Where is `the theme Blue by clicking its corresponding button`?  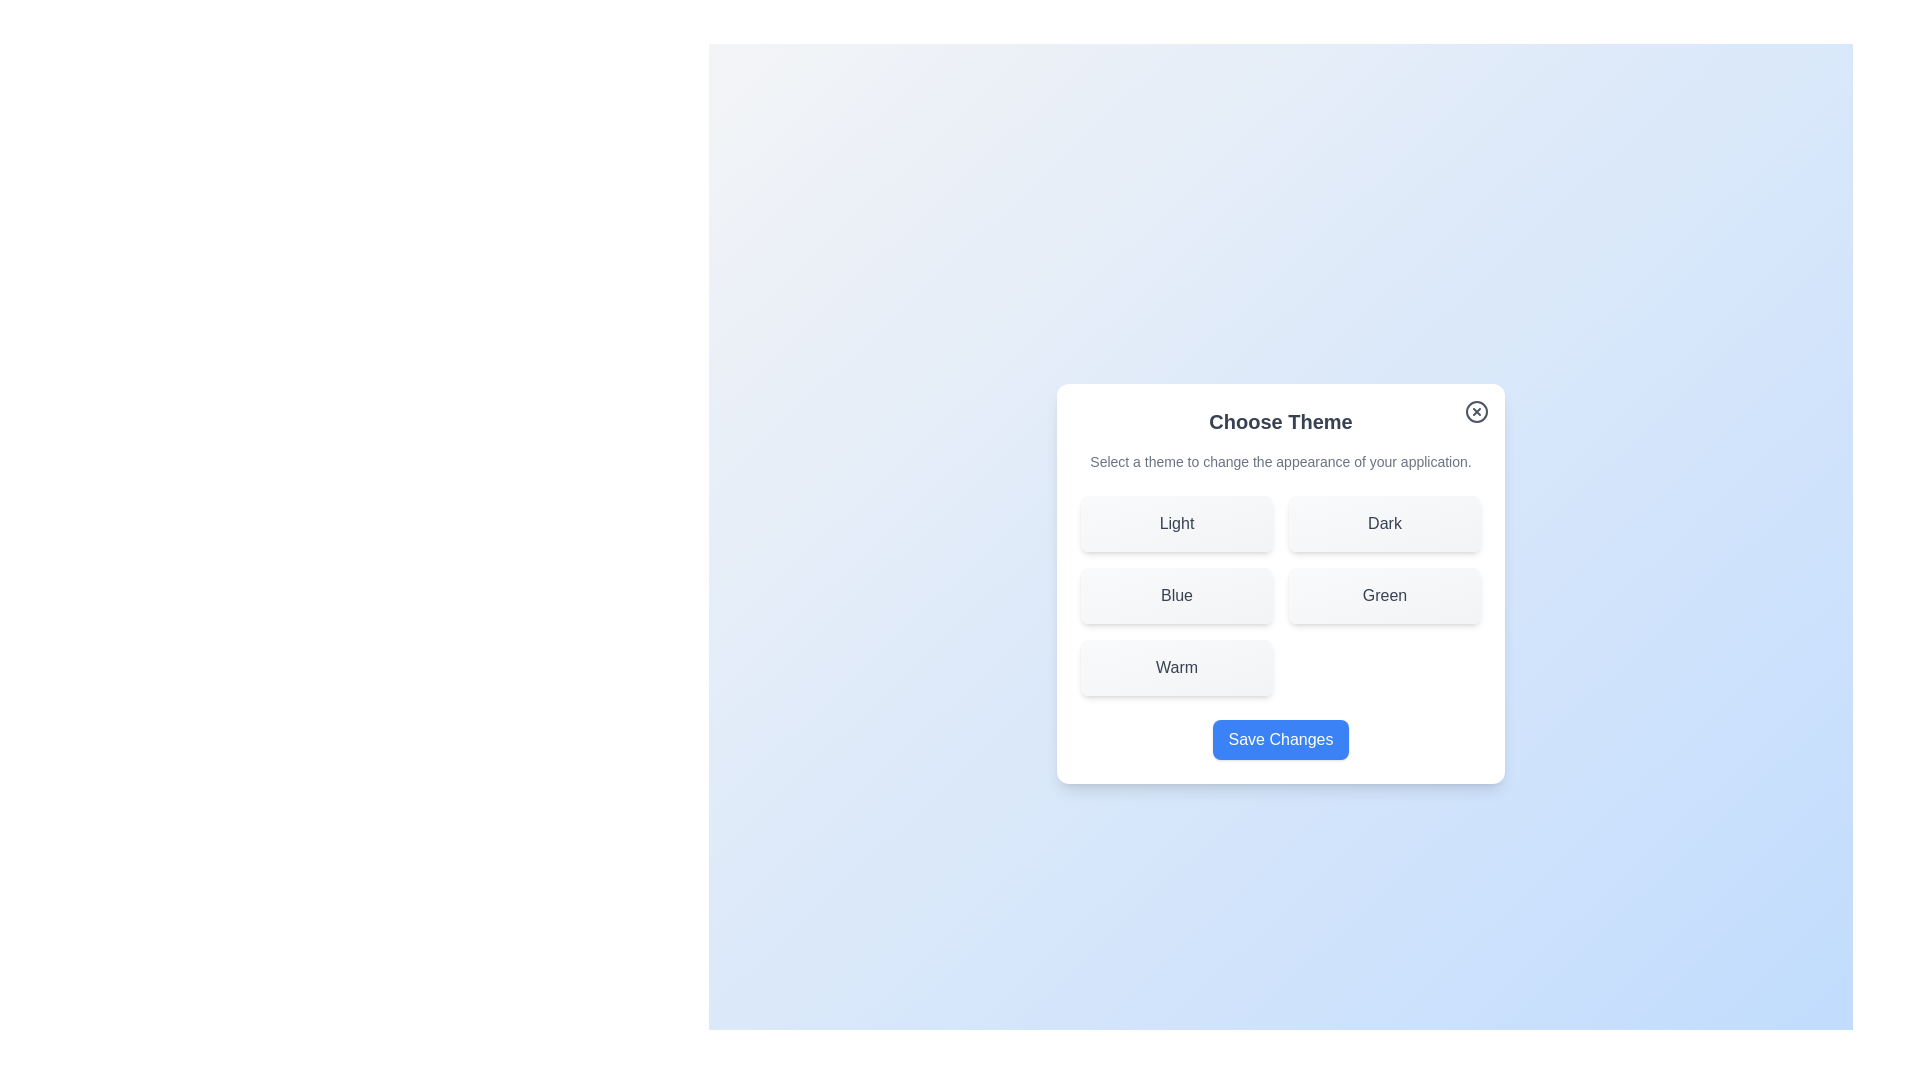 the theme Blue by clicking its corresponding button is located at coordinates (1176, 595).